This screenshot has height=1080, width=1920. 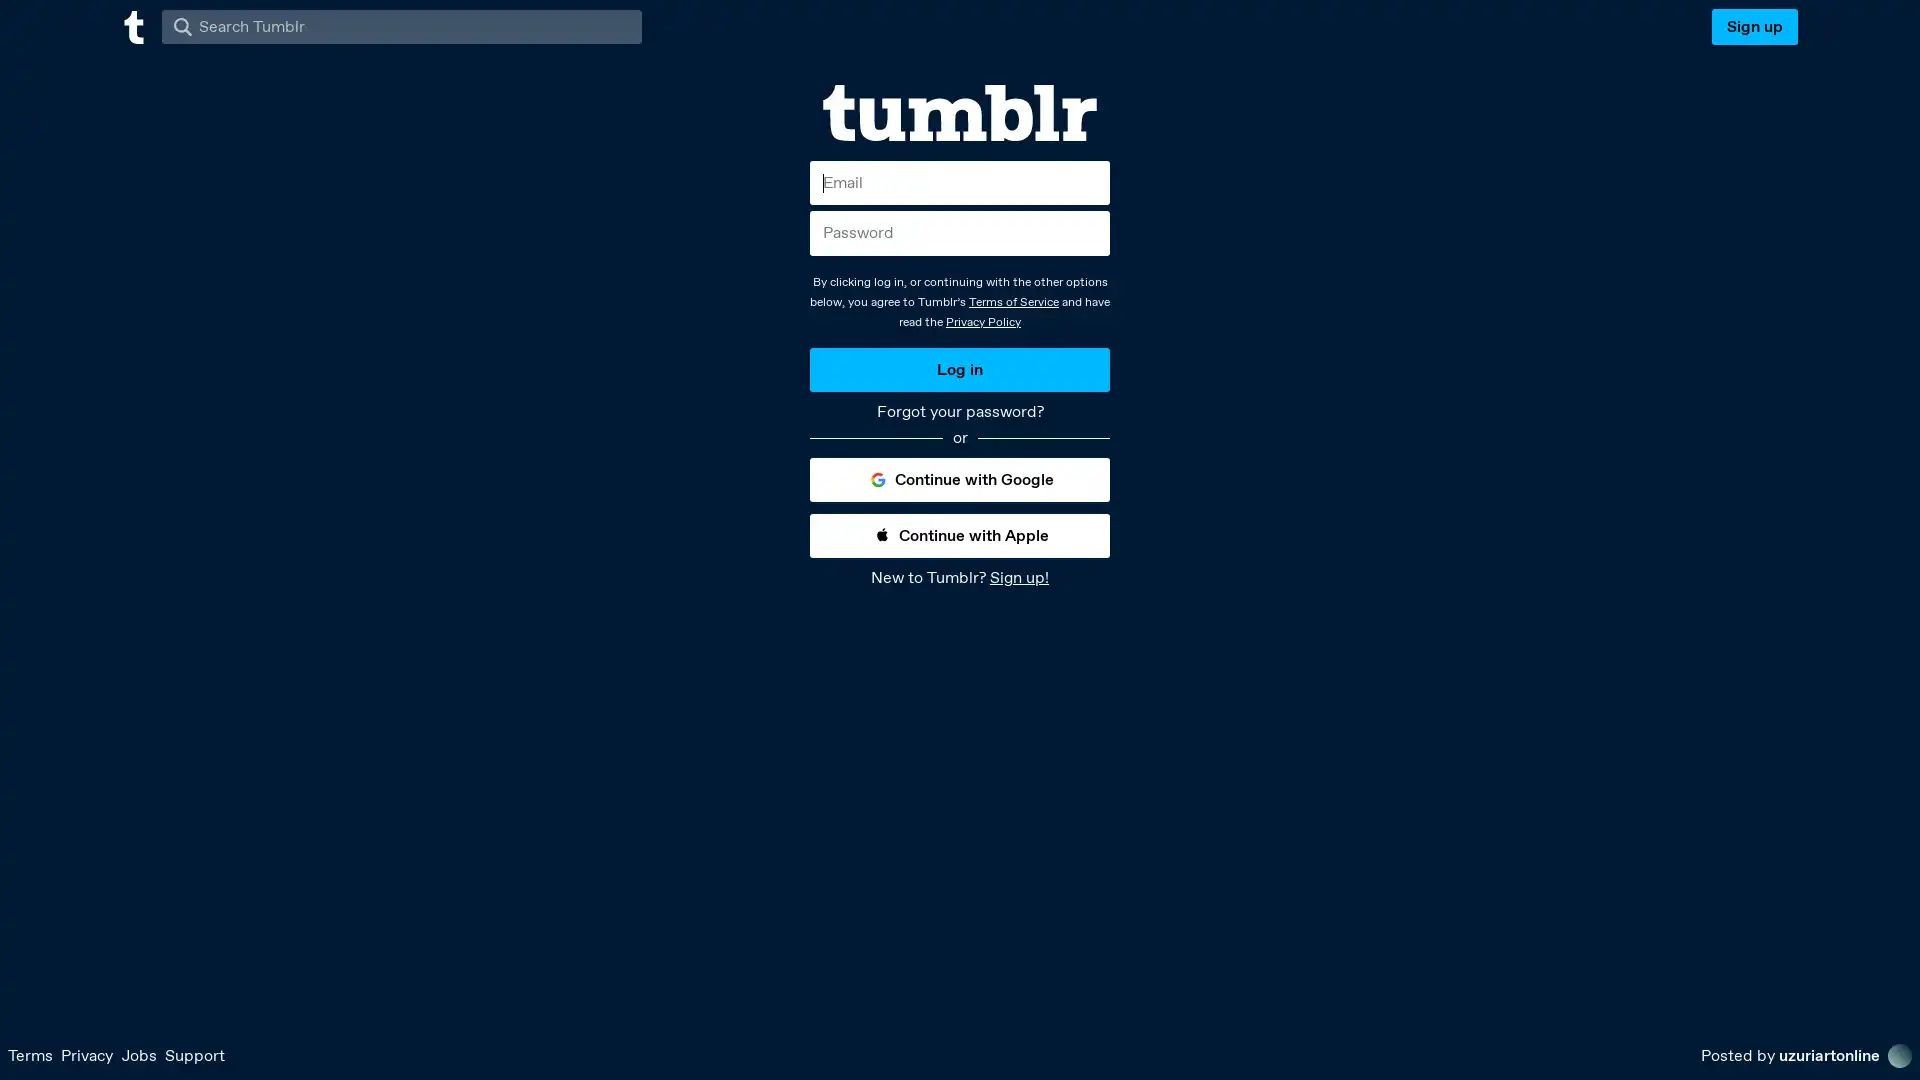 I want to click on Scroll to top, so click(x=1880, y=1057).